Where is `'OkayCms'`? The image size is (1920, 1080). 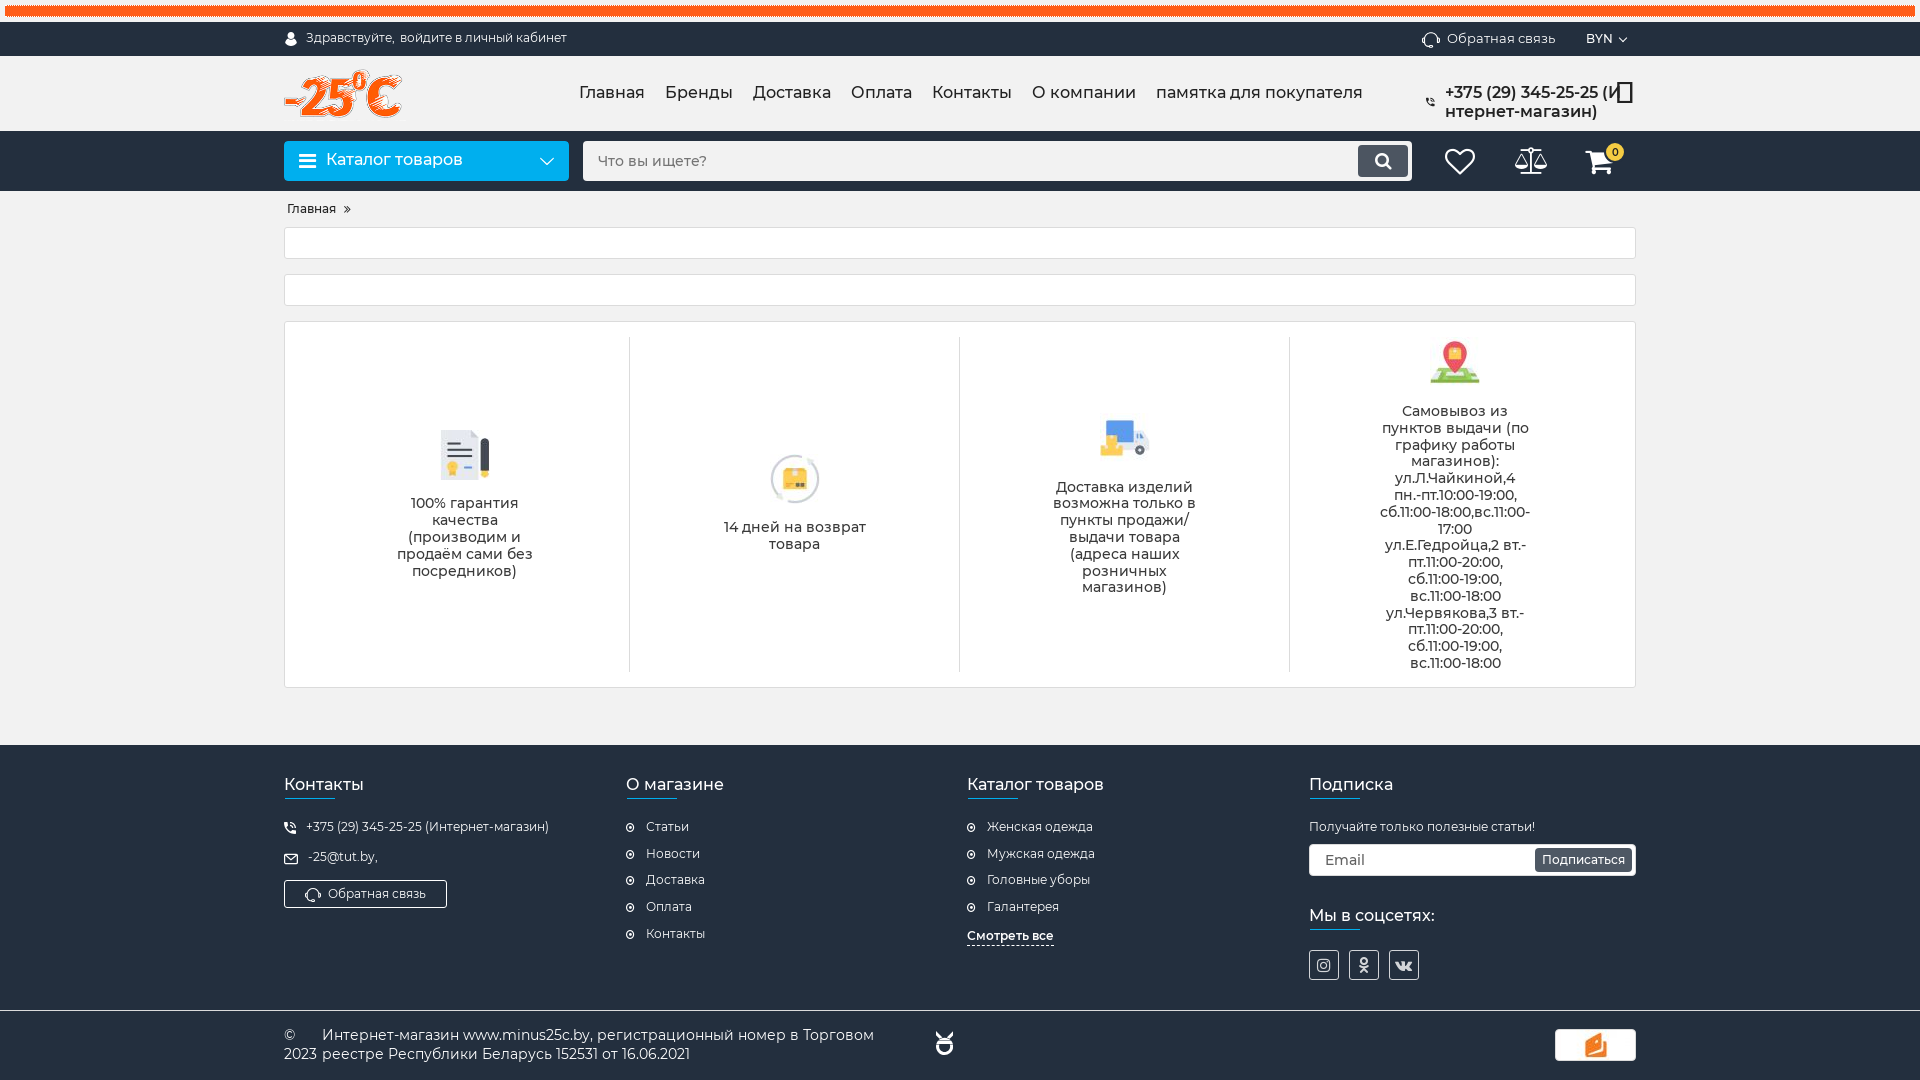 'OkayCms' is located at coordinates (940, 1044).